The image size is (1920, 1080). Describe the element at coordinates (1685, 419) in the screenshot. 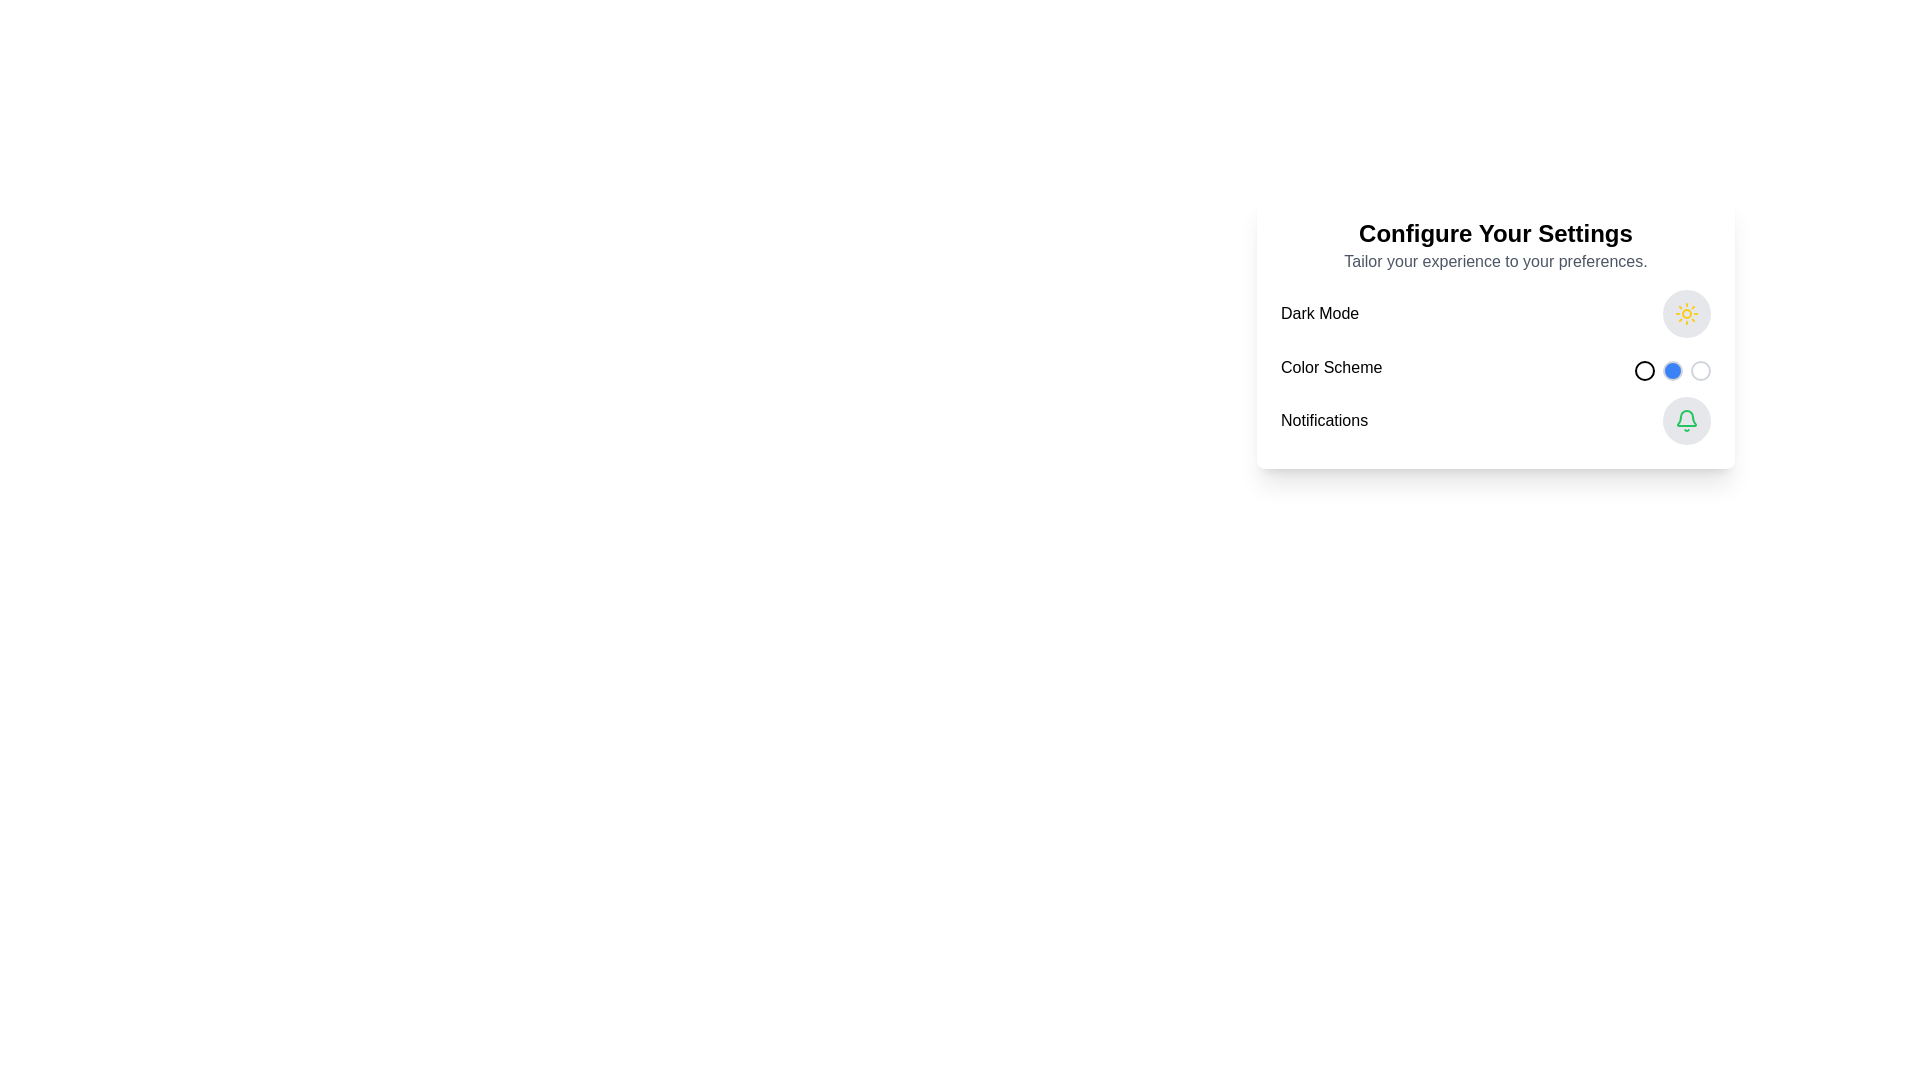

I see `the bell icon within the green outlined circular button in the bottom-right corner of the 'Configure Your Settings' section` at that location.